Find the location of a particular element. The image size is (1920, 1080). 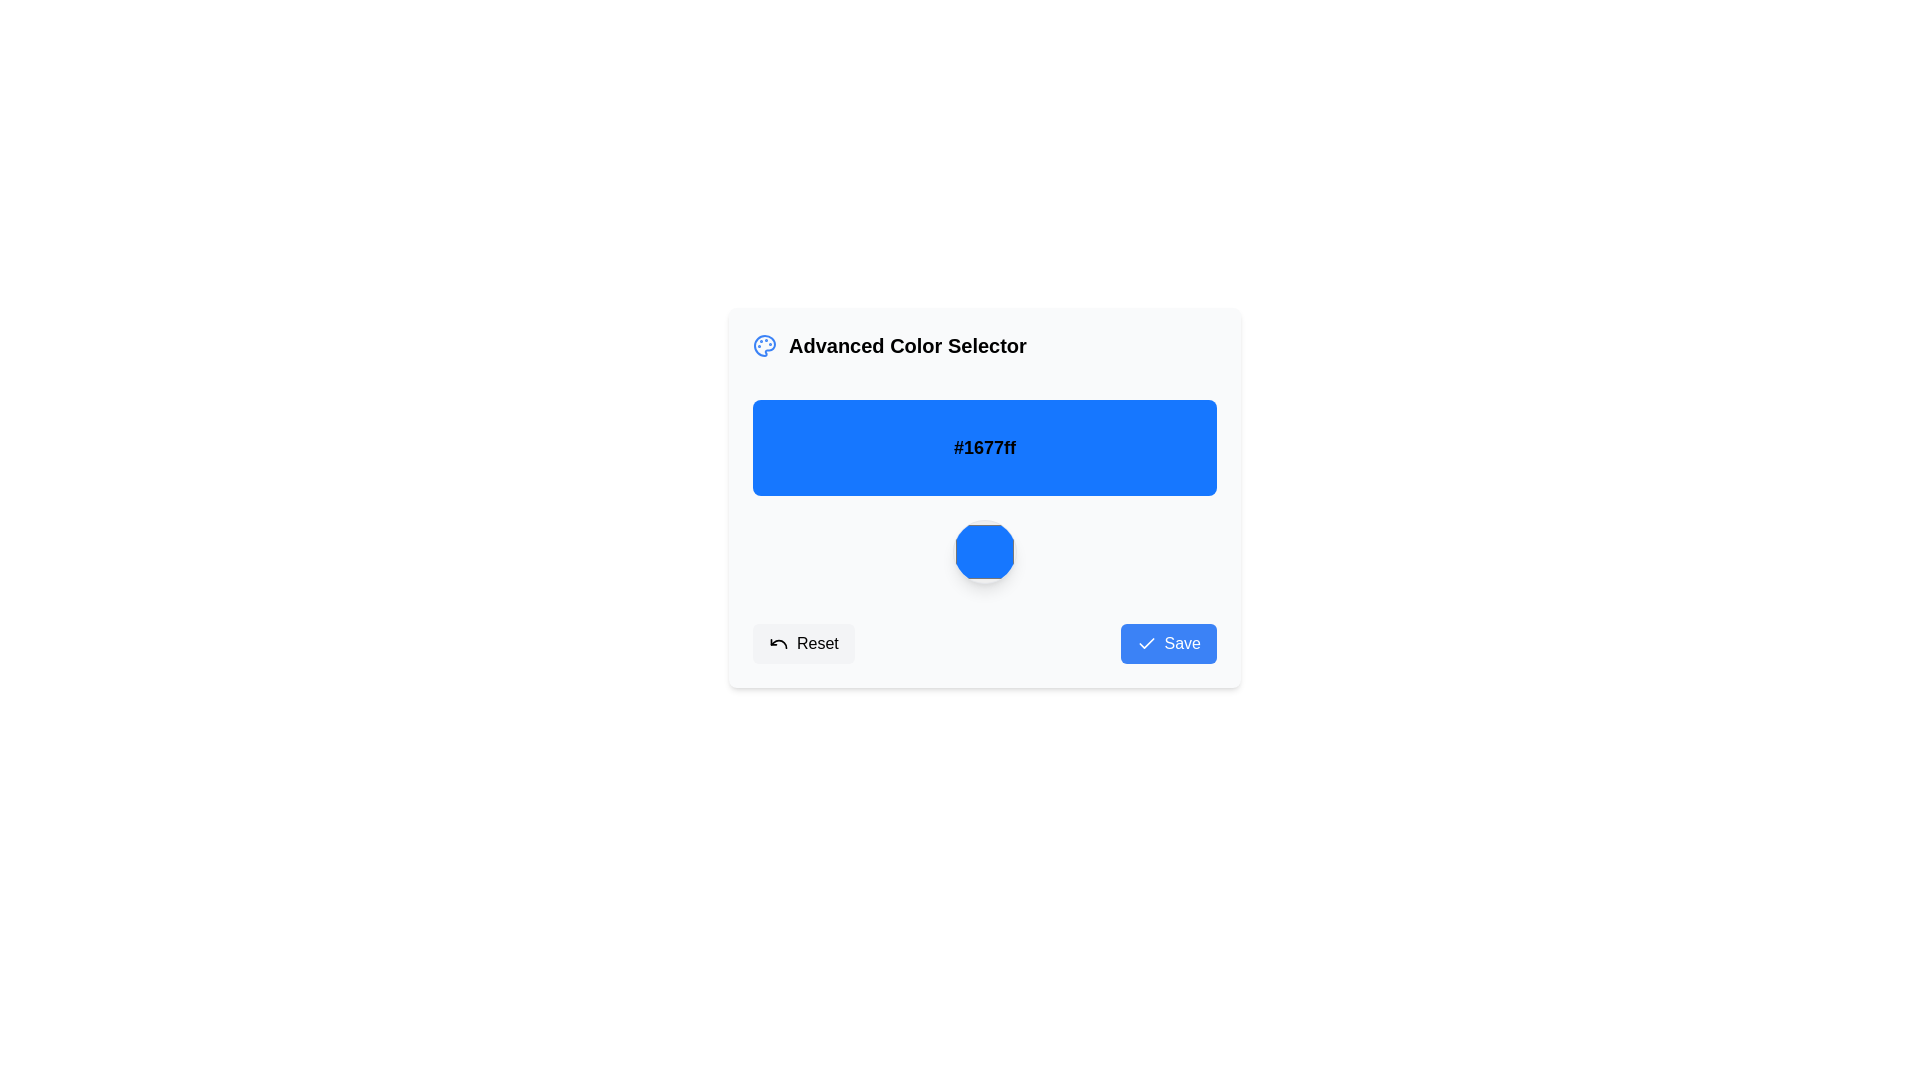

the main circular body of the palette icon, which is outlined in blue and white, located to the left of the 'Advanced Color Selector' text is located at coordinates (763, 345).